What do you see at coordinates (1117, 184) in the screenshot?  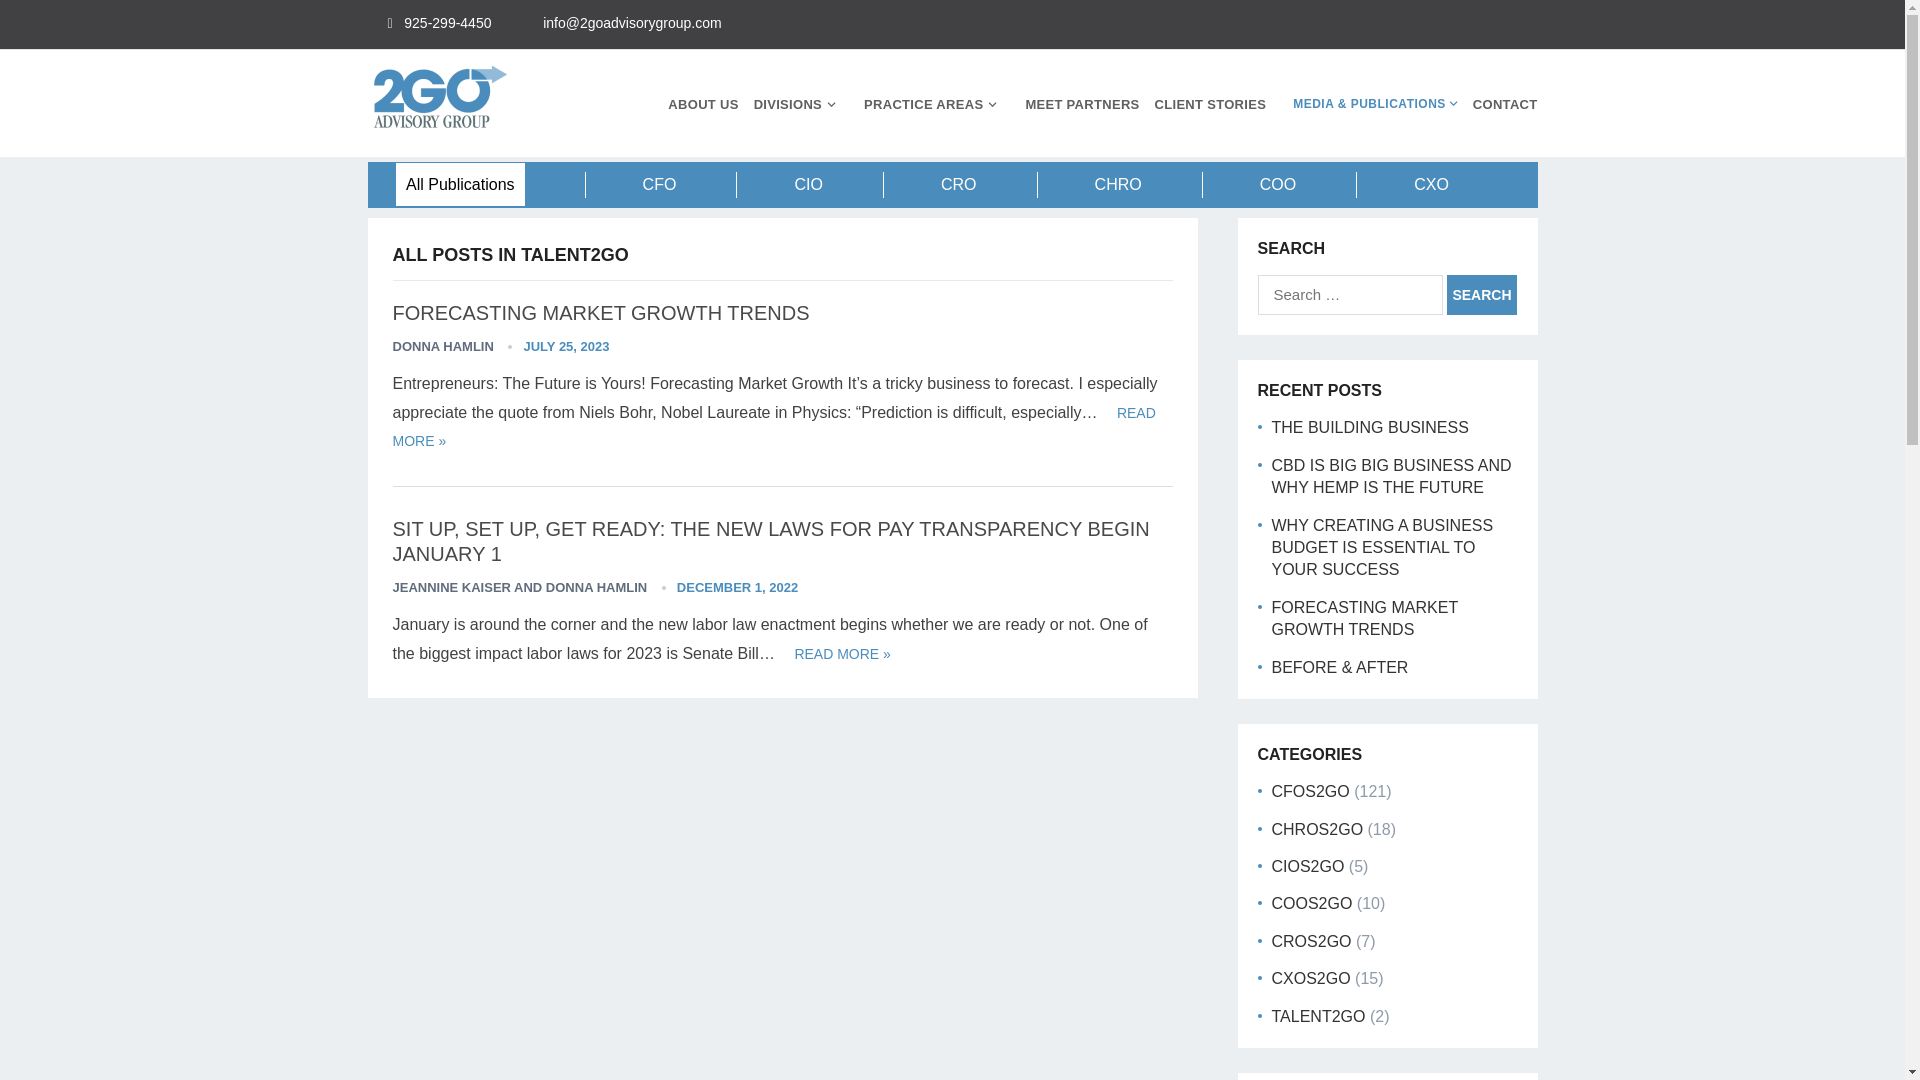 I see `'CHRO'` at bounding box center [1117, 184].